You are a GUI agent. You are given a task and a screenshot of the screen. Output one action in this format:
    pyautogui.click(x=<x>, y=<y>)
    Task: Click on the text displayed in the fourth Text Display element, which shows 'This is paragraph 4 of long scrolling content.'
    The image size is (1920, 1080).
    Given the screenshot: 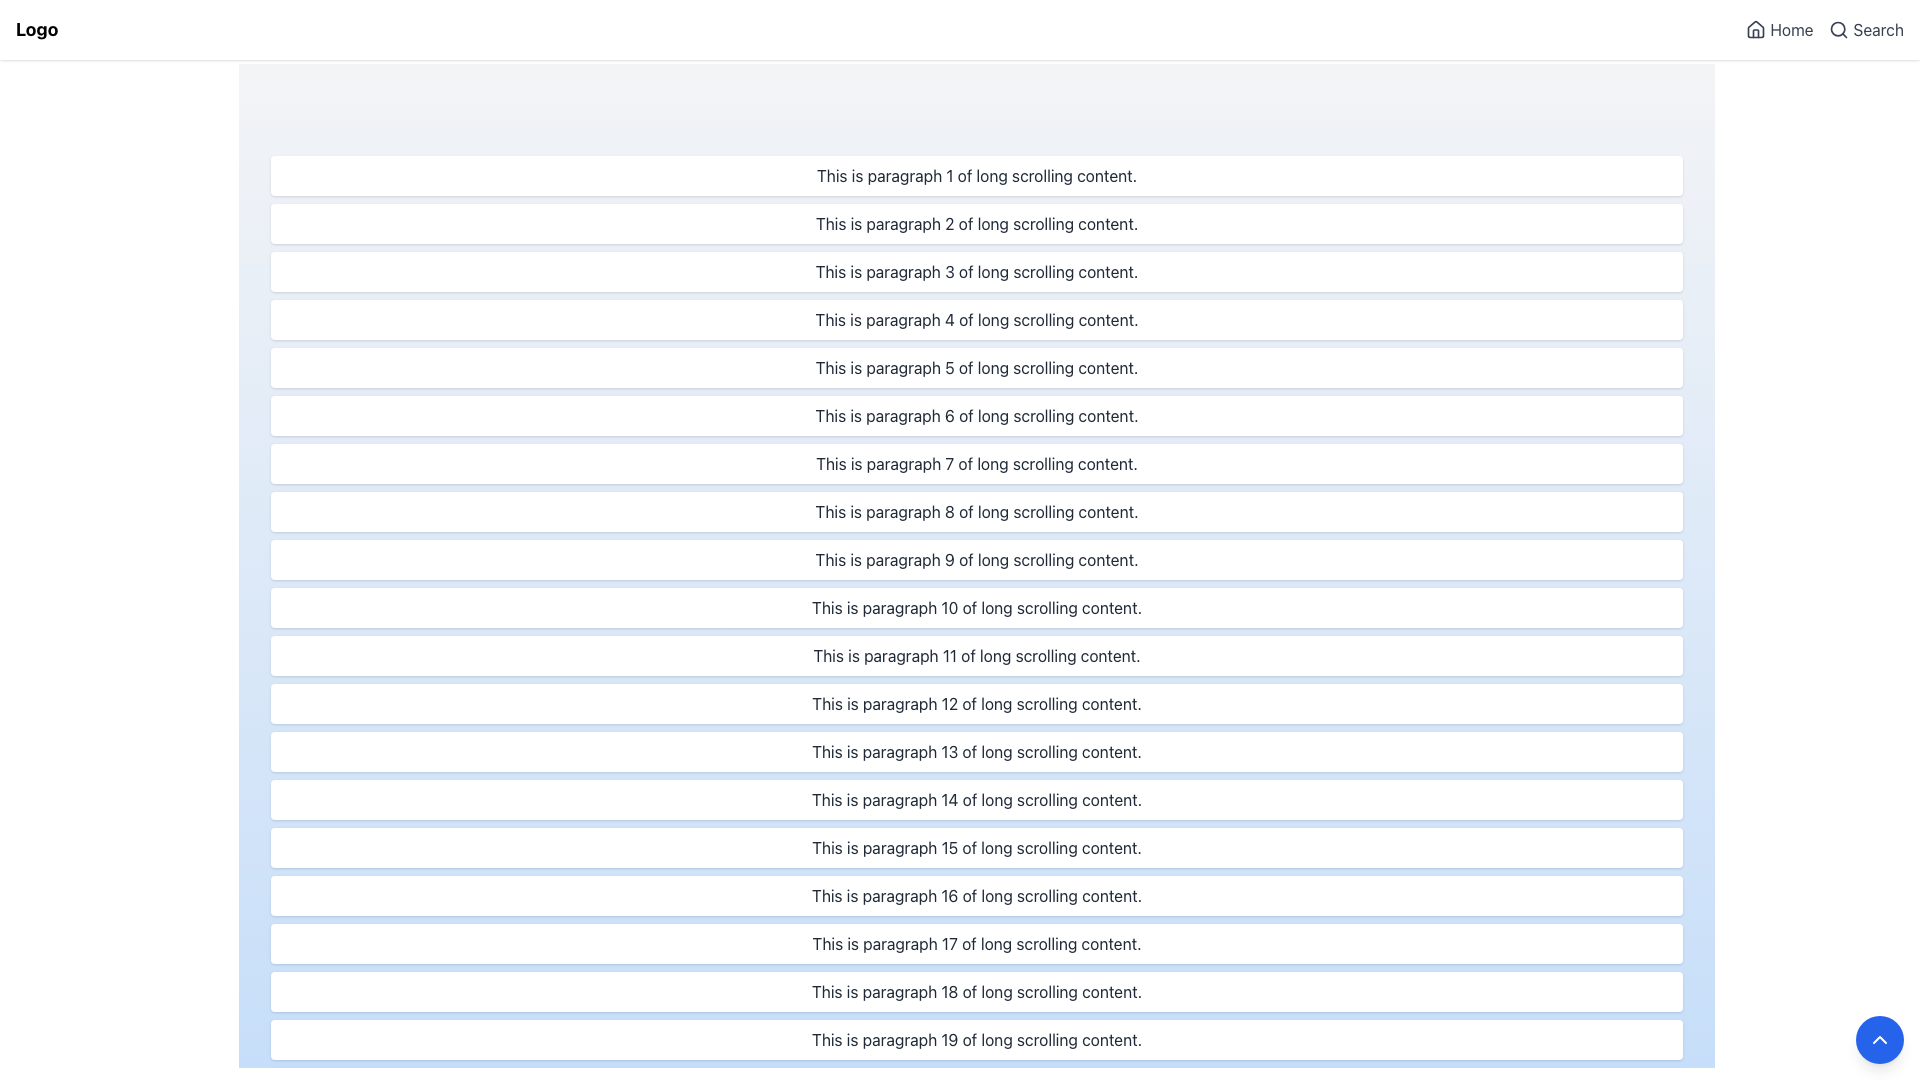 What is the action you would take?
    pyautogui.click(x=977, y=319)
    